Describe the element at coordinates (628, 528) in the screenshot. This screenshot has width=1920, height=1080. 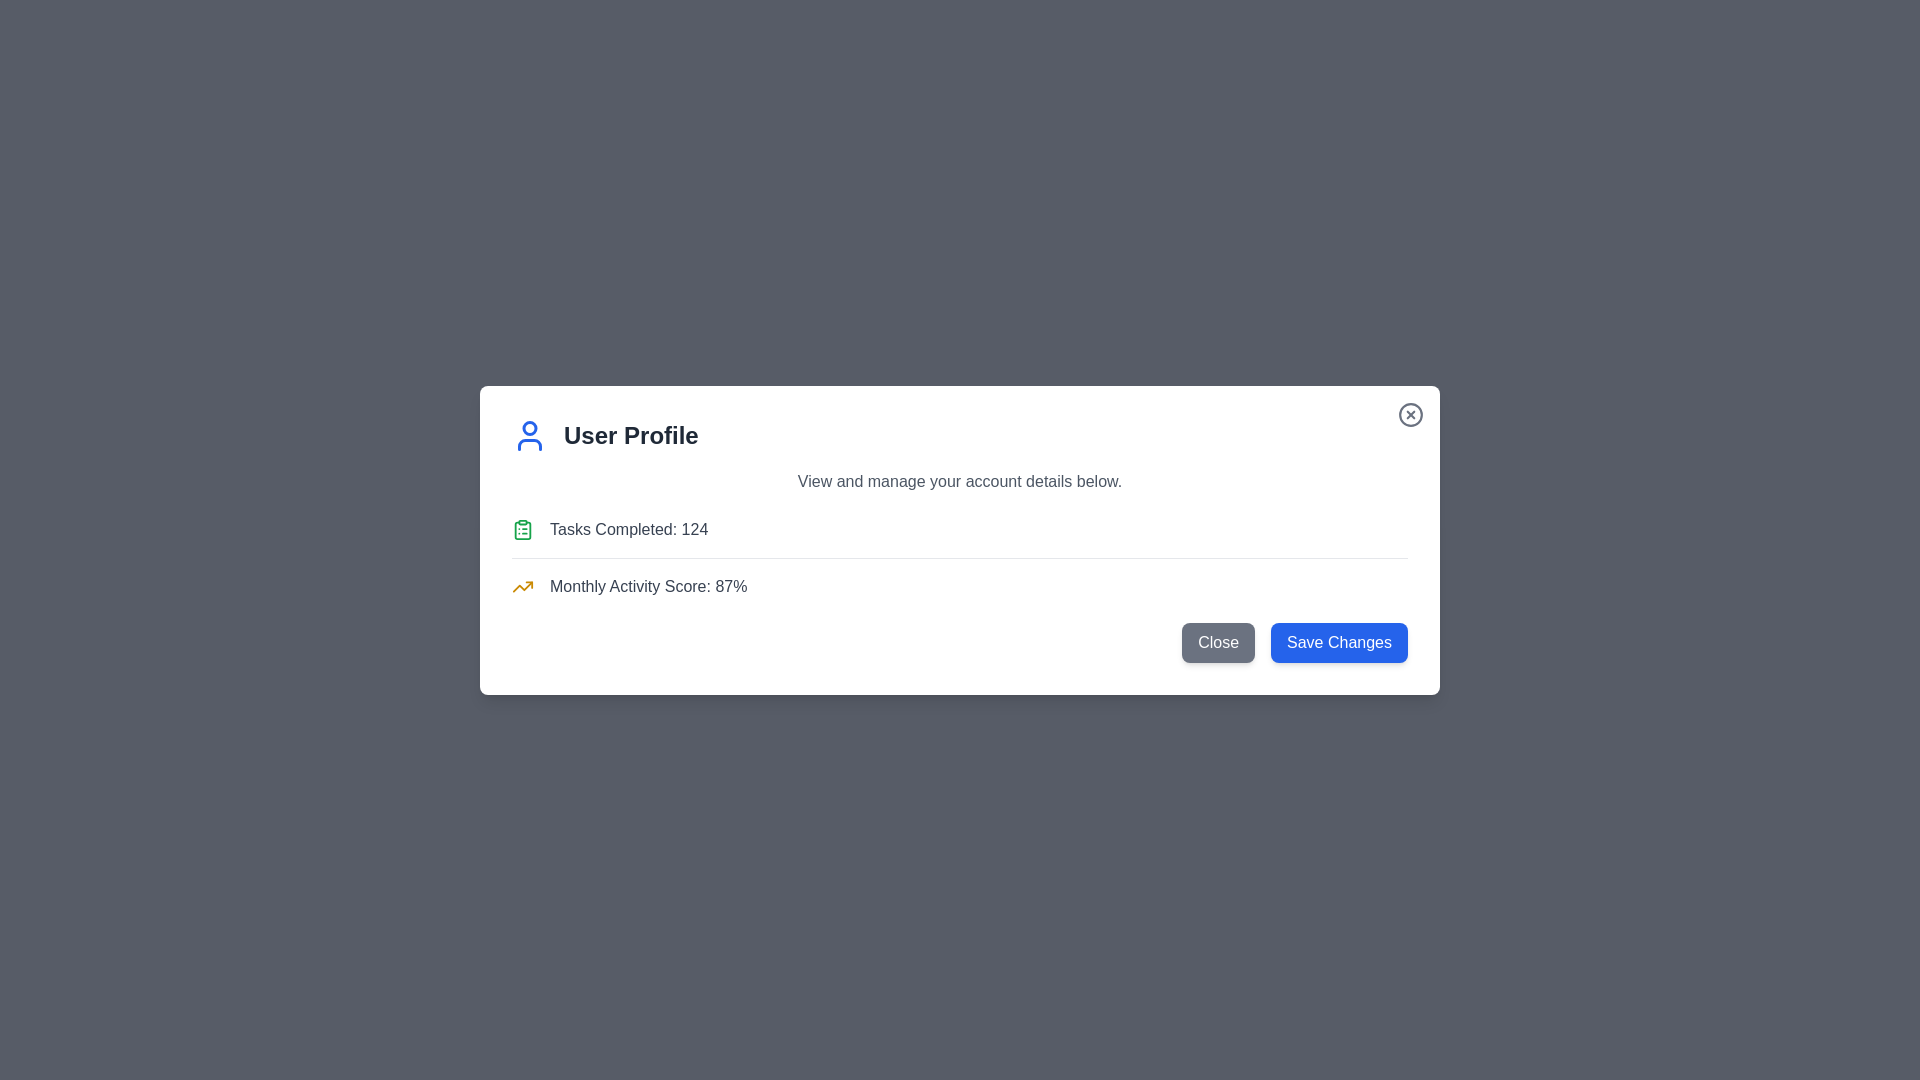
I see `the Text Label that displays the summary of task completion status, located within the 'User Profile' card, immediately to the right of the clipboard icon` at that location.